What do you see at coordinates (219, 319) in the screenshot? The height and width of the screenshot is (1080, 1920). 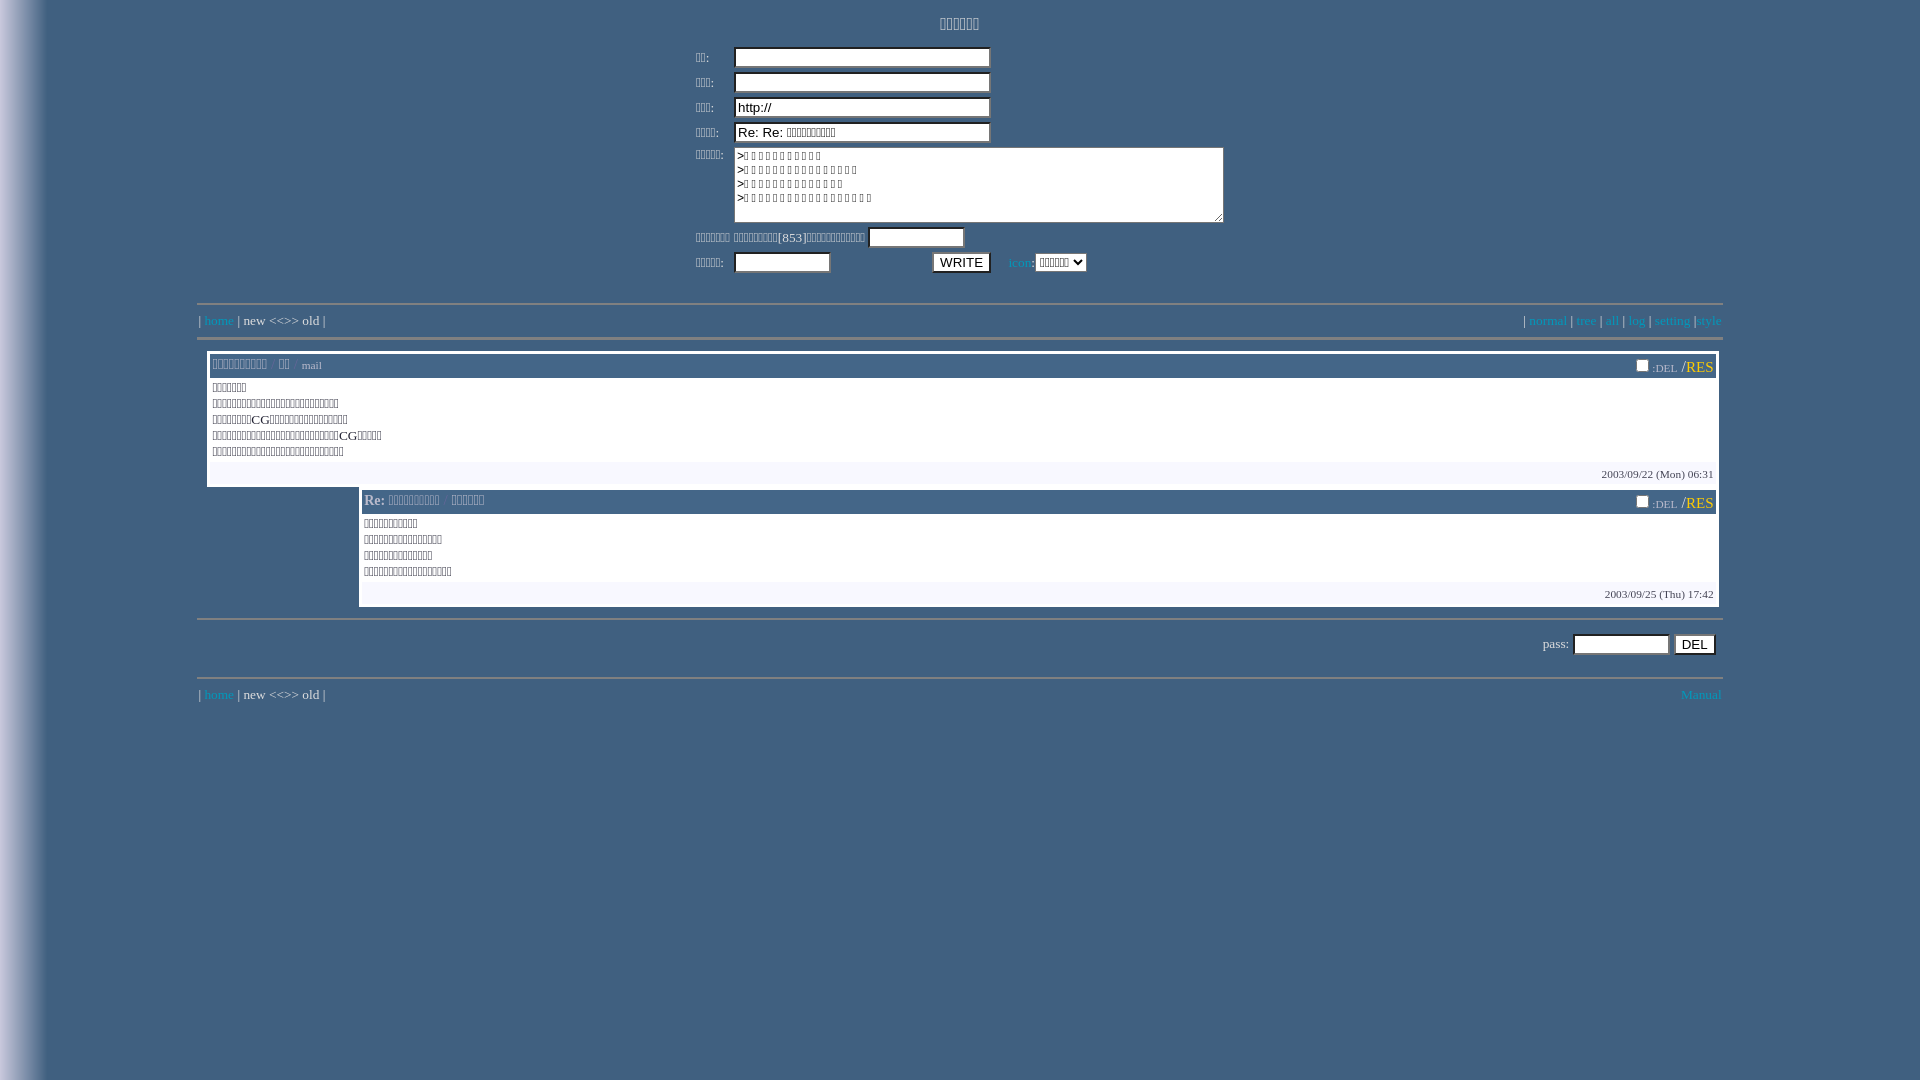 I see `'home'` at bounding box center [219, 319].